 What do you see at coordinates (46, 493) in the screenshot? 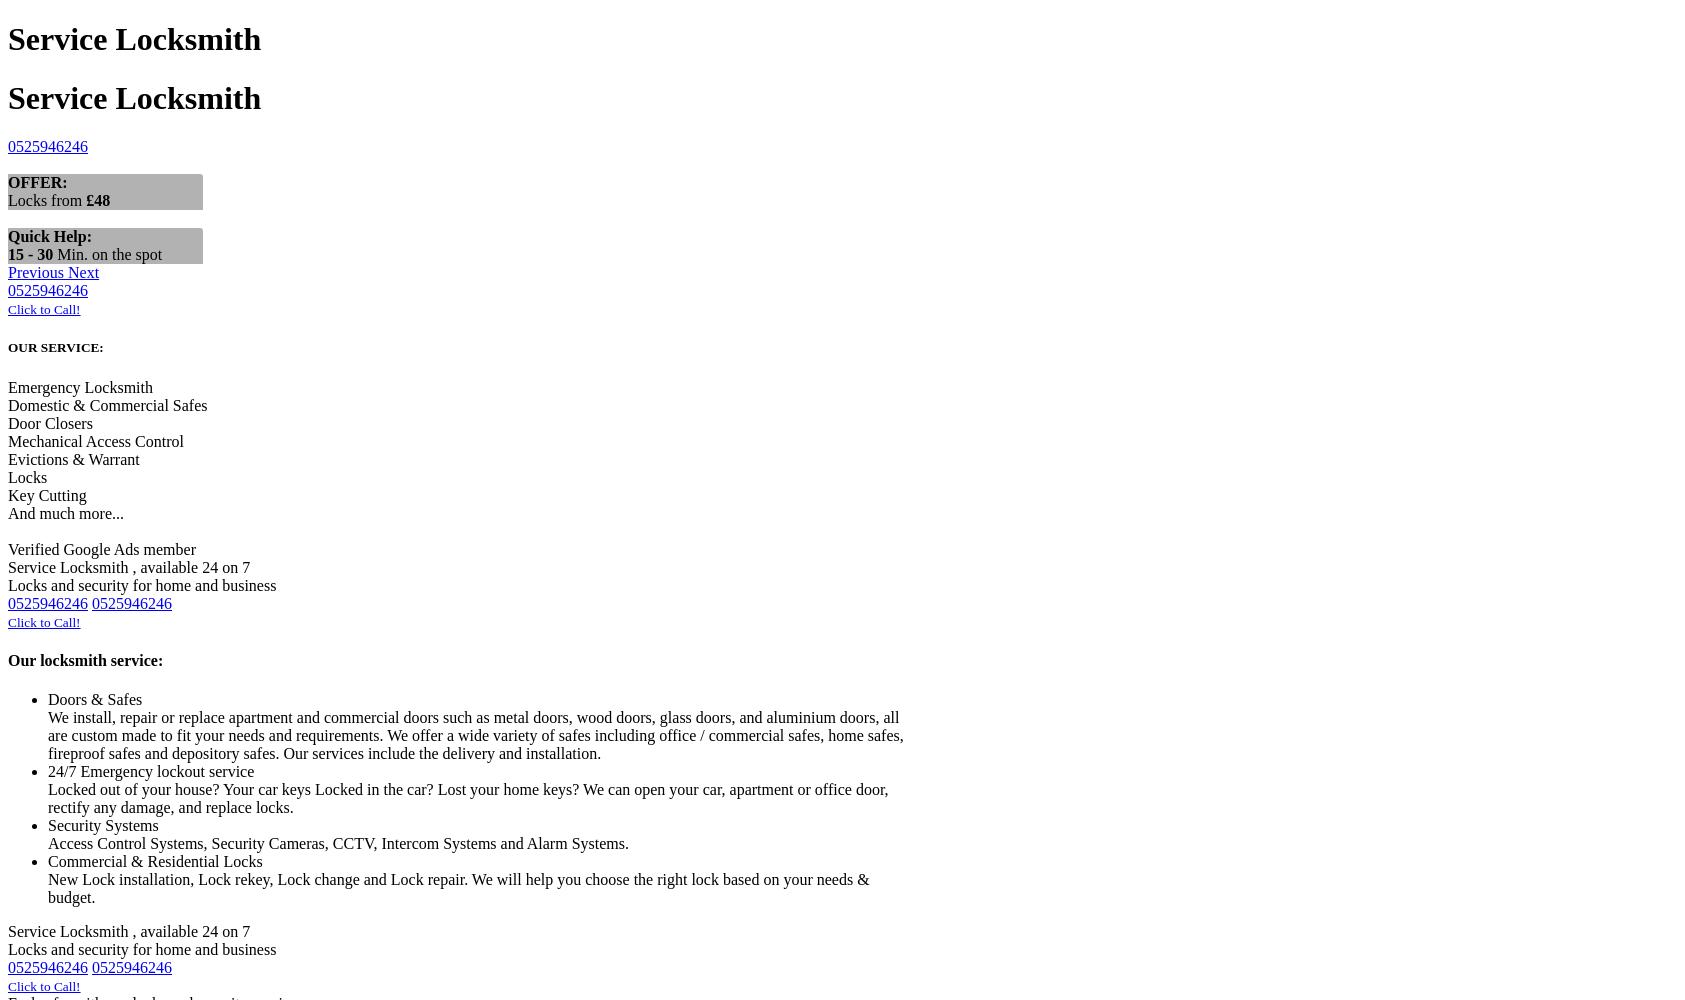
I see `'Key Cutting'` at bounding box center [46, 493].